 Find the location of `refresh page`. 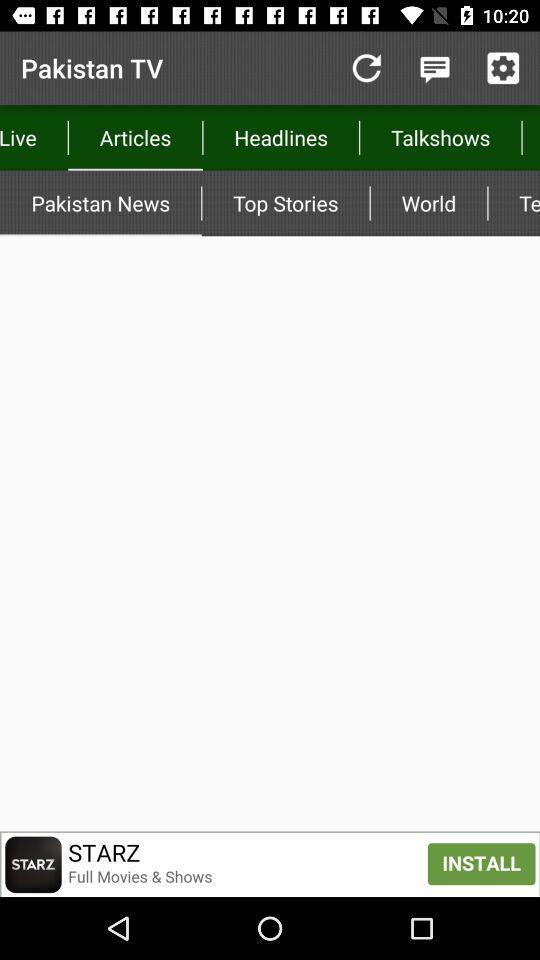

refresh page is located at coordinates (365, 68).